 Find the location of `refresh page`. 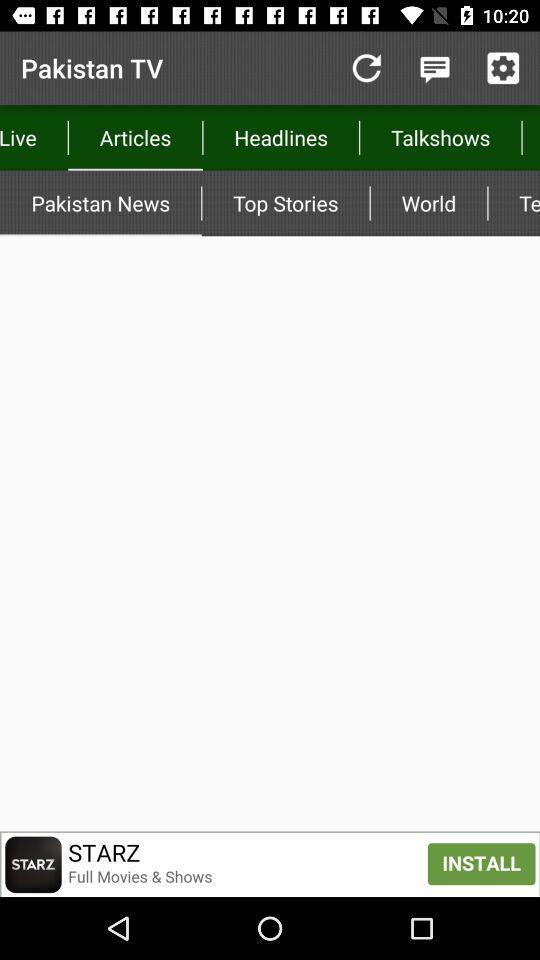

refresh page is located at coordinates (365, 68).